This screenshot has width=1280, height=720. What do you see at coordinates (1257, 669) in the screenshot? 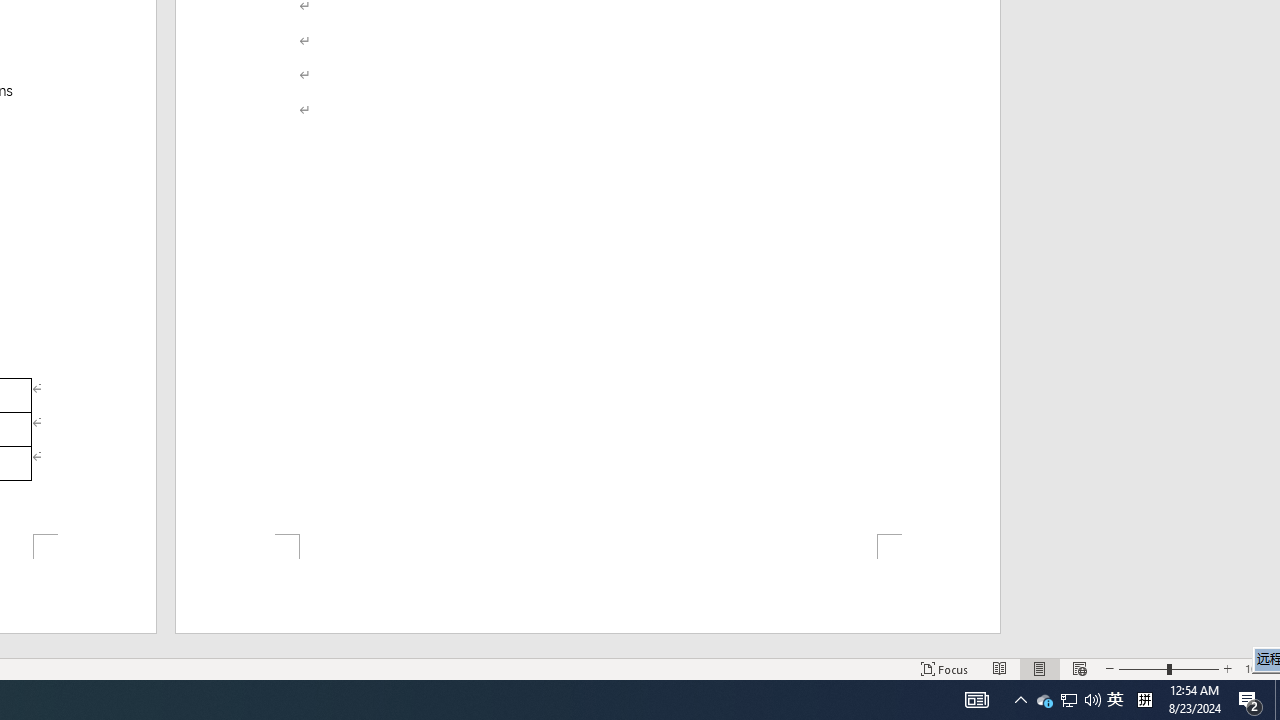
I see `'Zoom 104%'` at bounding box center [1257, 669].